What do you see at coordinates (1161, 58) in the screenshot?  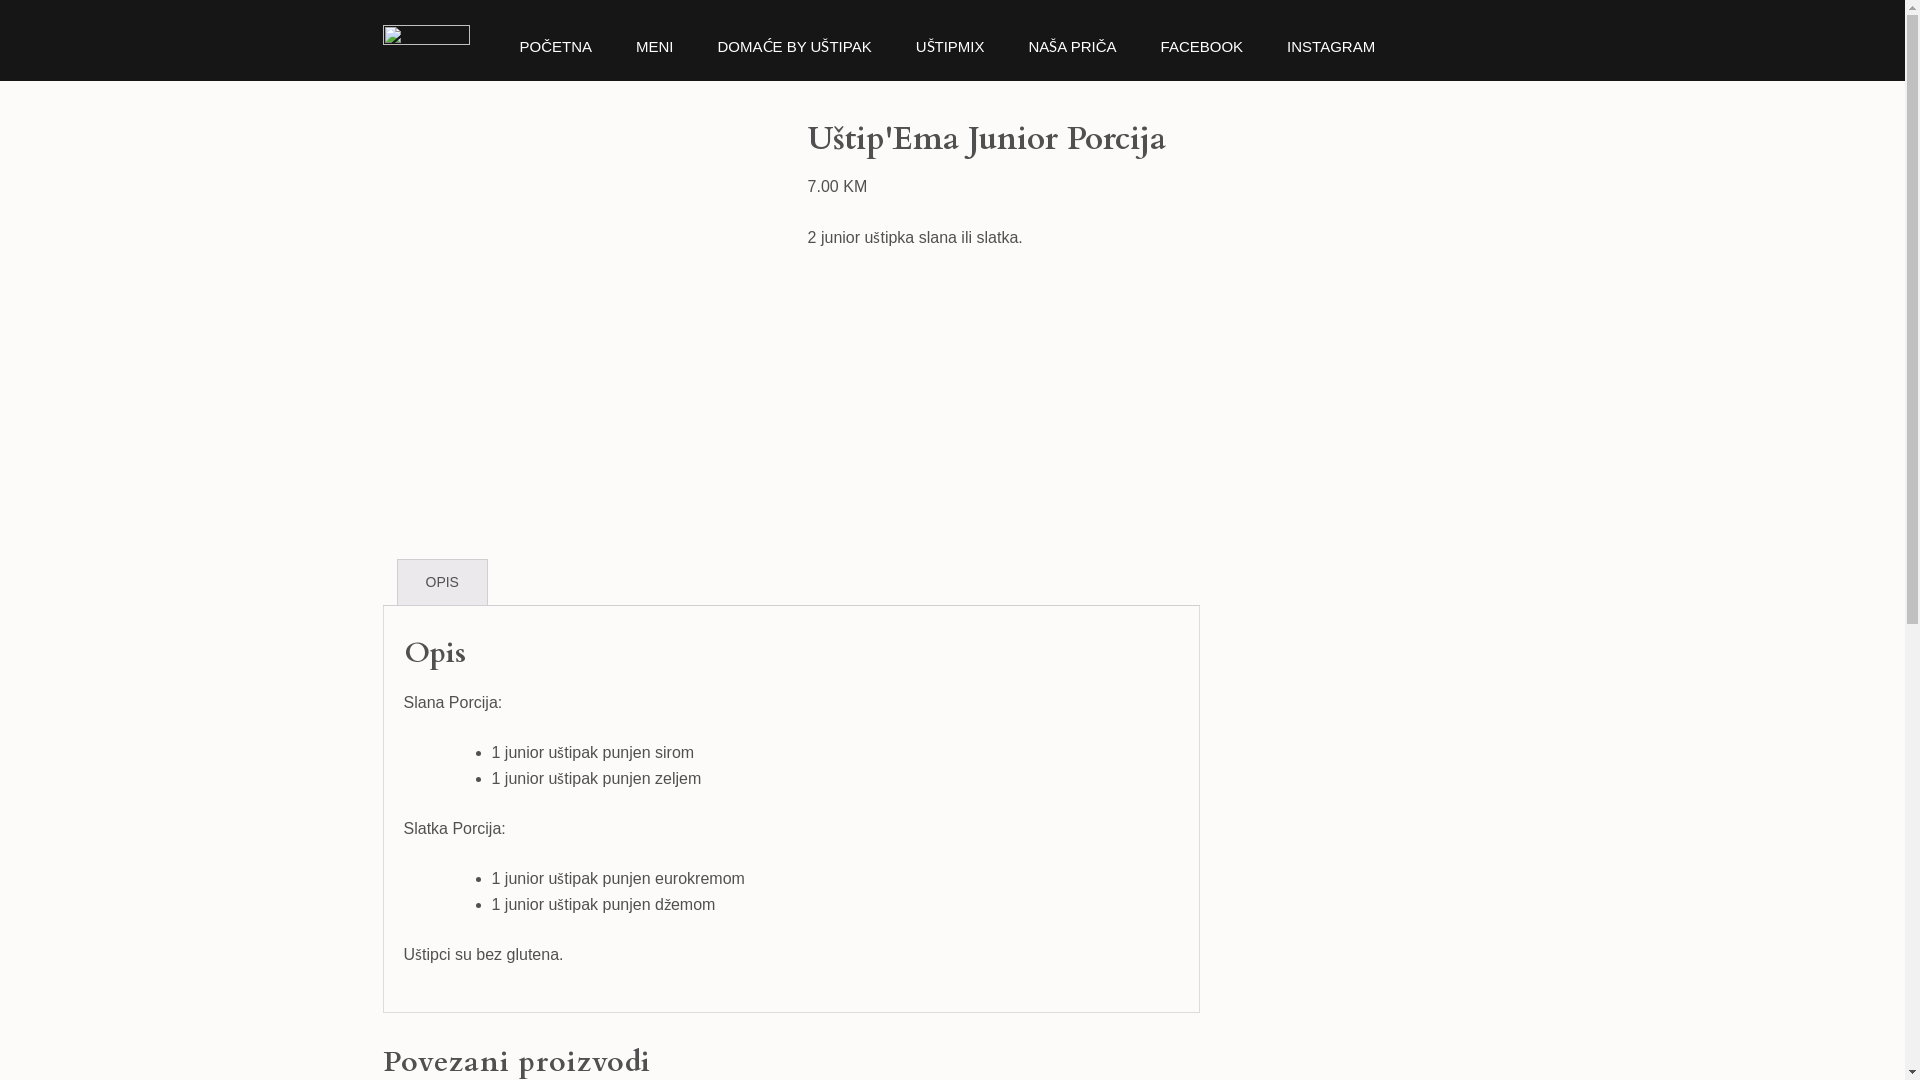 I see `'FACEBOOK'` at bounding box center [1161, 58].